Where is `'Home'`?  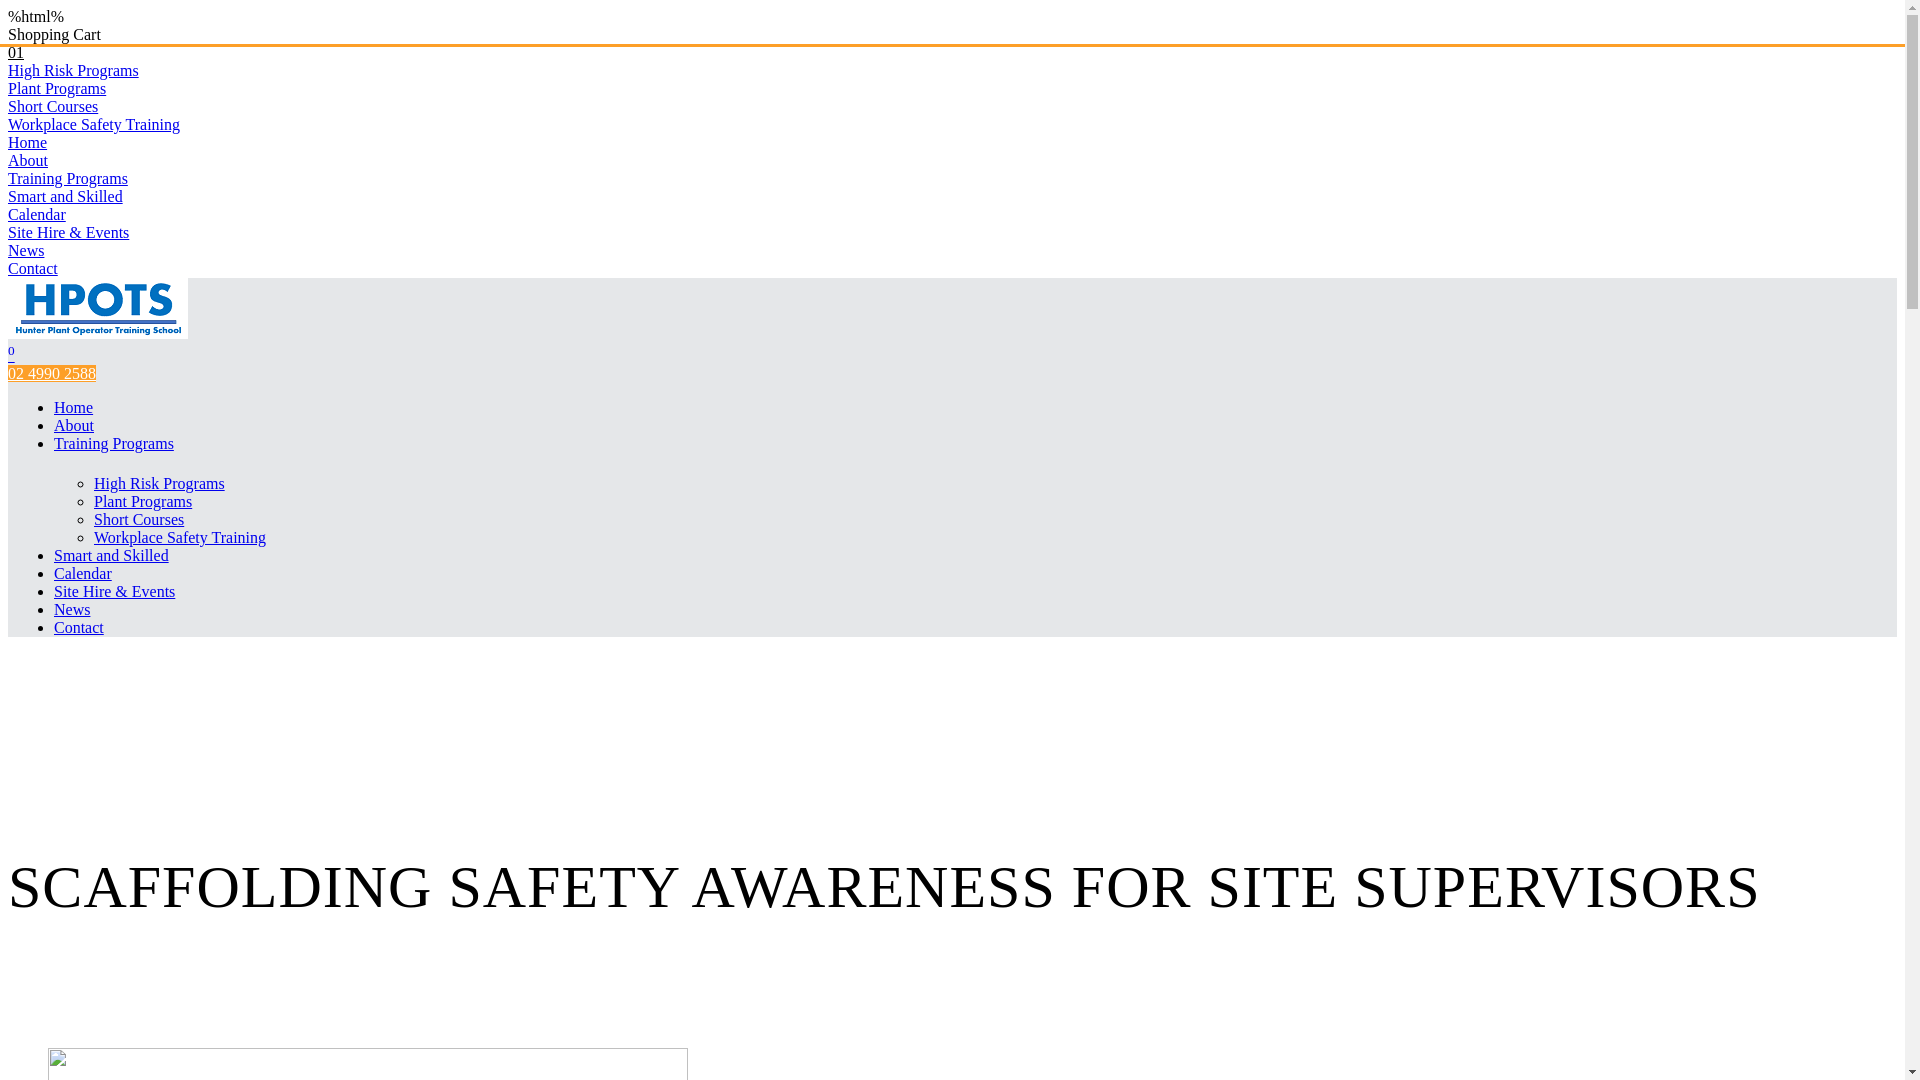 'Home' is located at coordinates (27, 141).